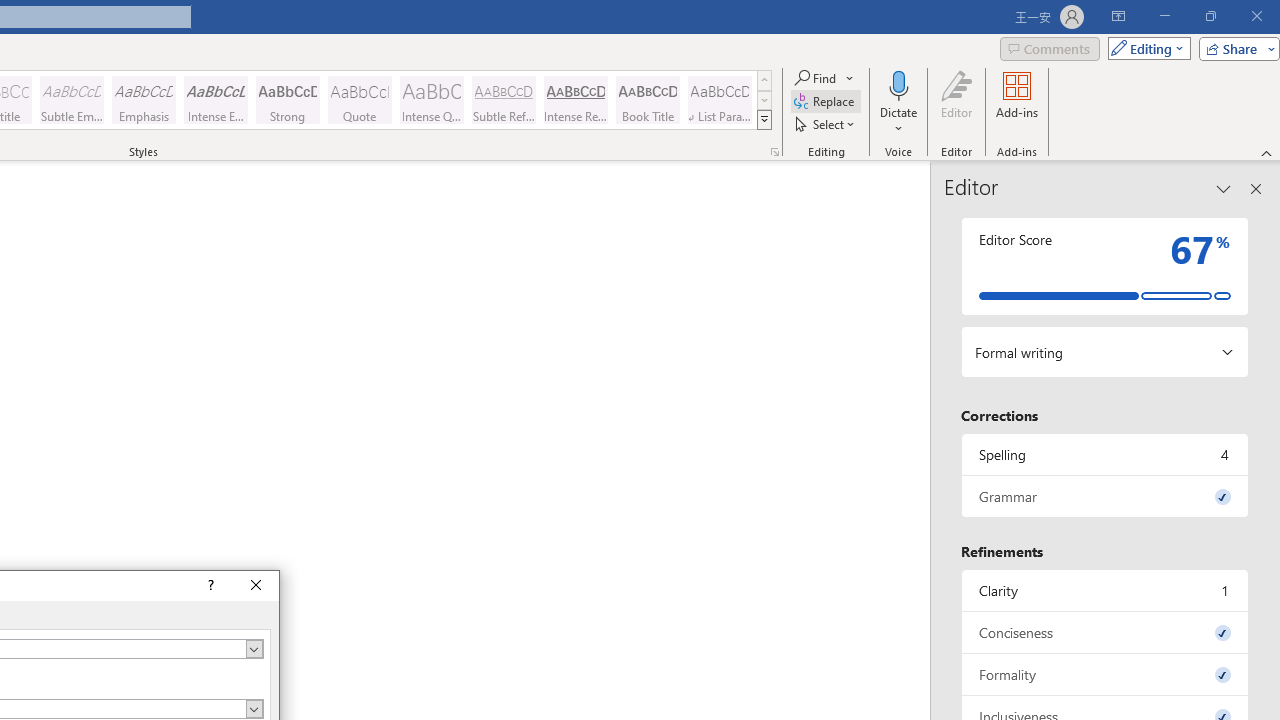 This screenshot has width=1280, height=720. What do you see at coordinates (143, 100) in the screenshot?
I see `'Emphasis'` at bounding box center [143, 100].